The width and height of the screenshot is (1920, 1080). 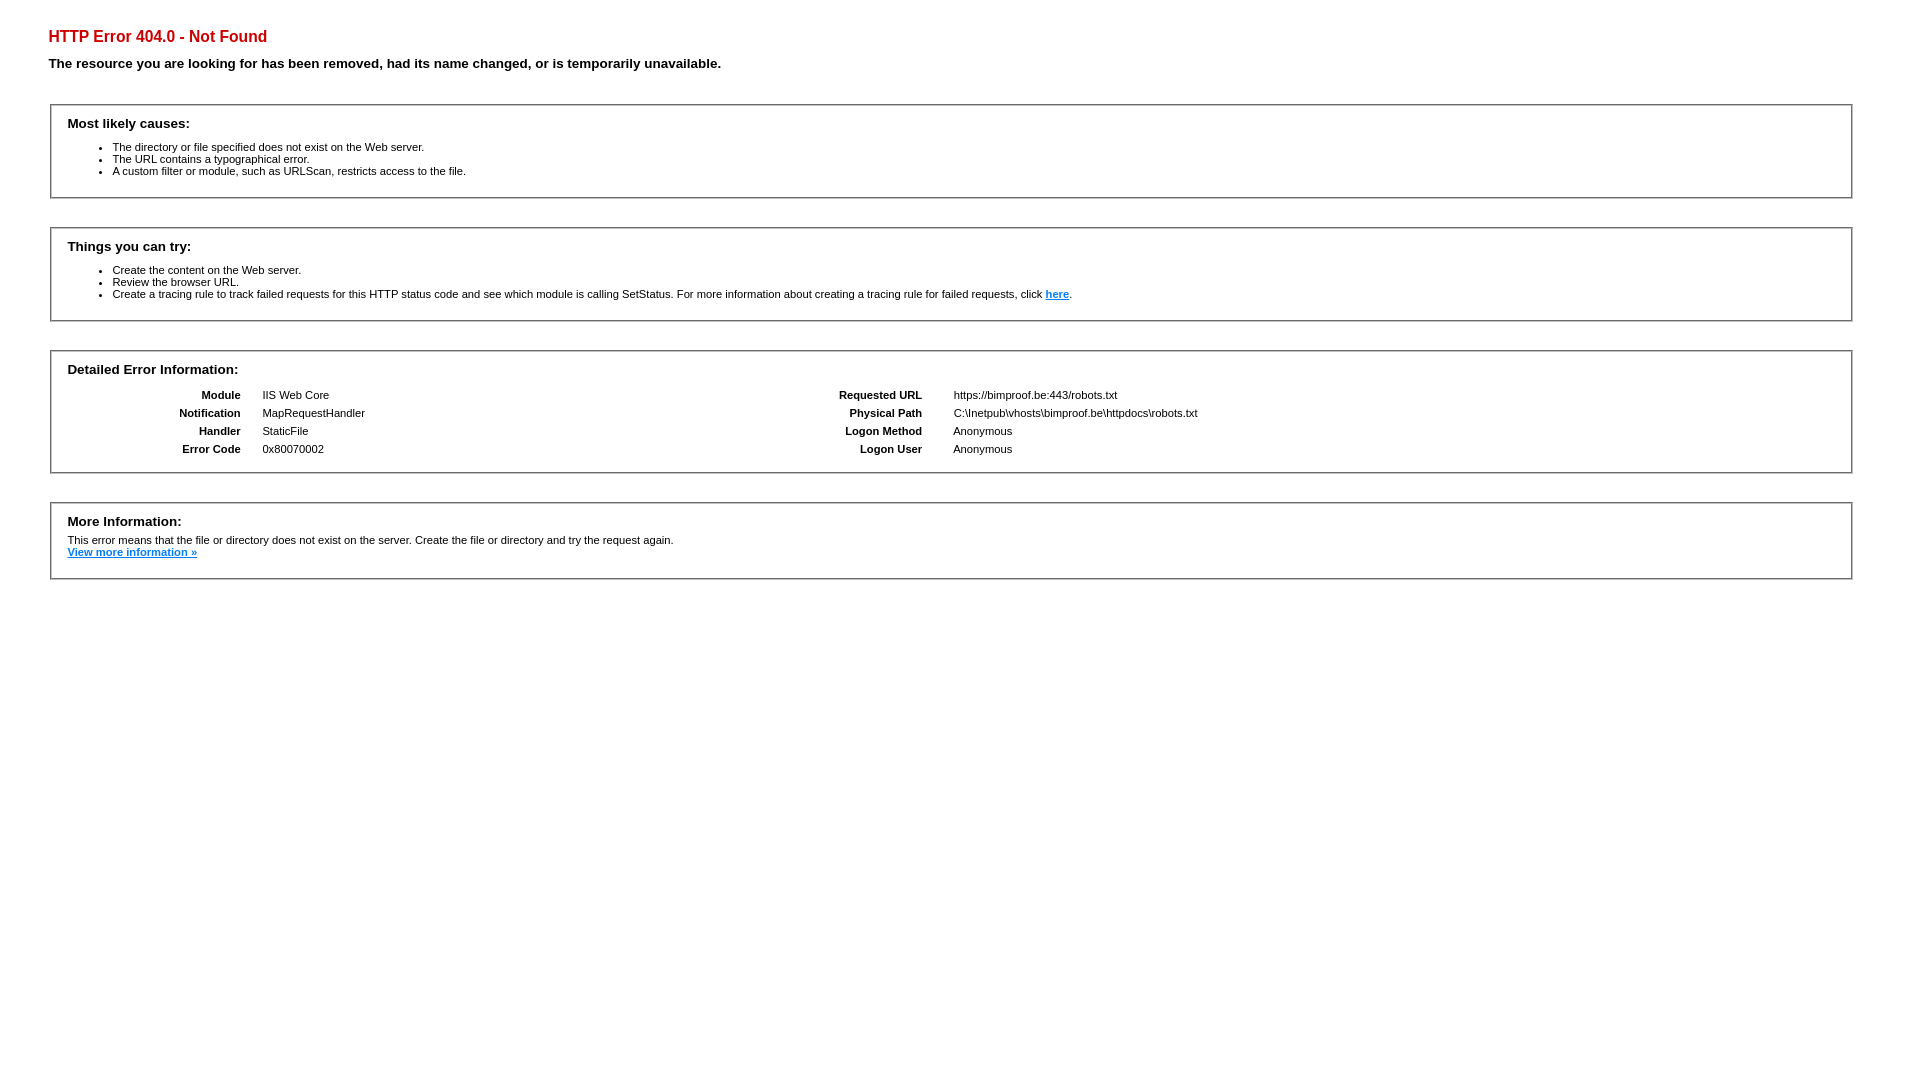 I want to click on 'here', so click(x=1056, y=293).